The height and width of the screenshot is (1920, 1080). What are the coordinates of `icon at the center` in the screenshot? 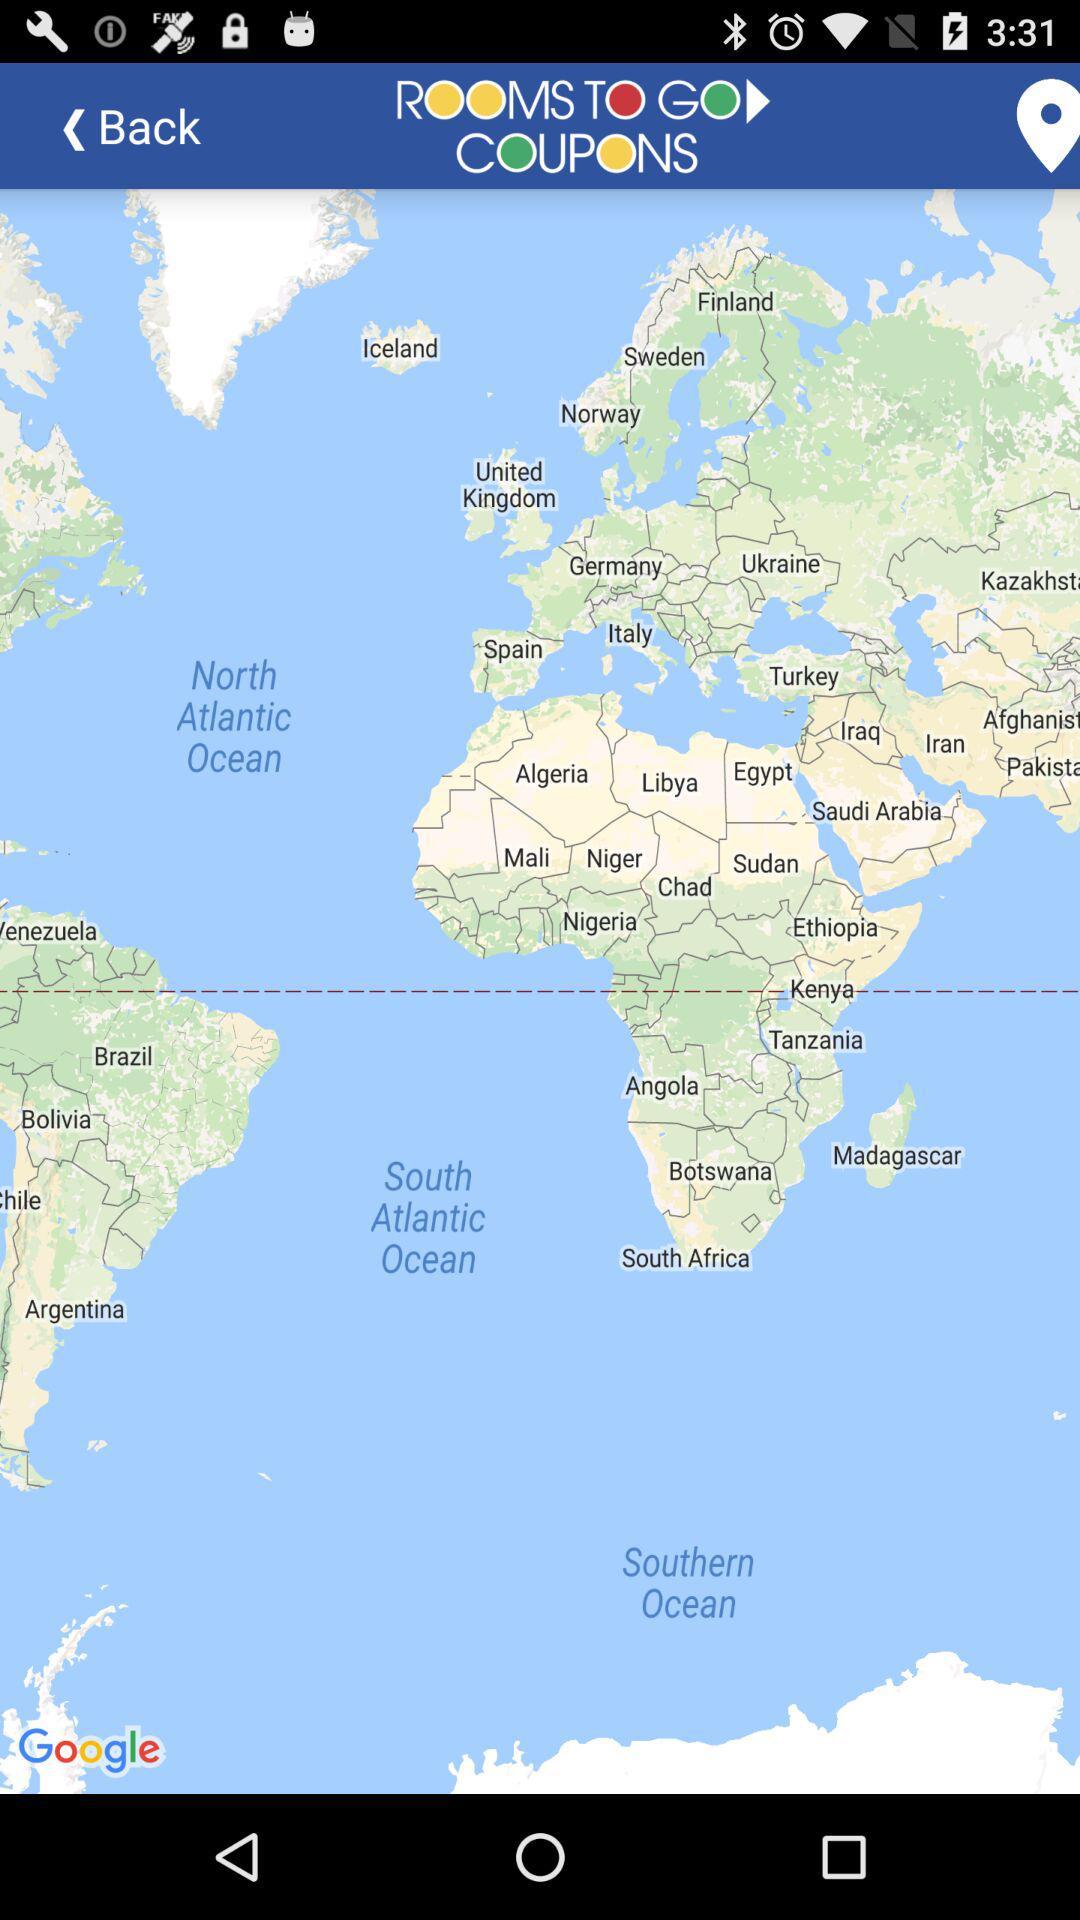 It's located at (540, 991).